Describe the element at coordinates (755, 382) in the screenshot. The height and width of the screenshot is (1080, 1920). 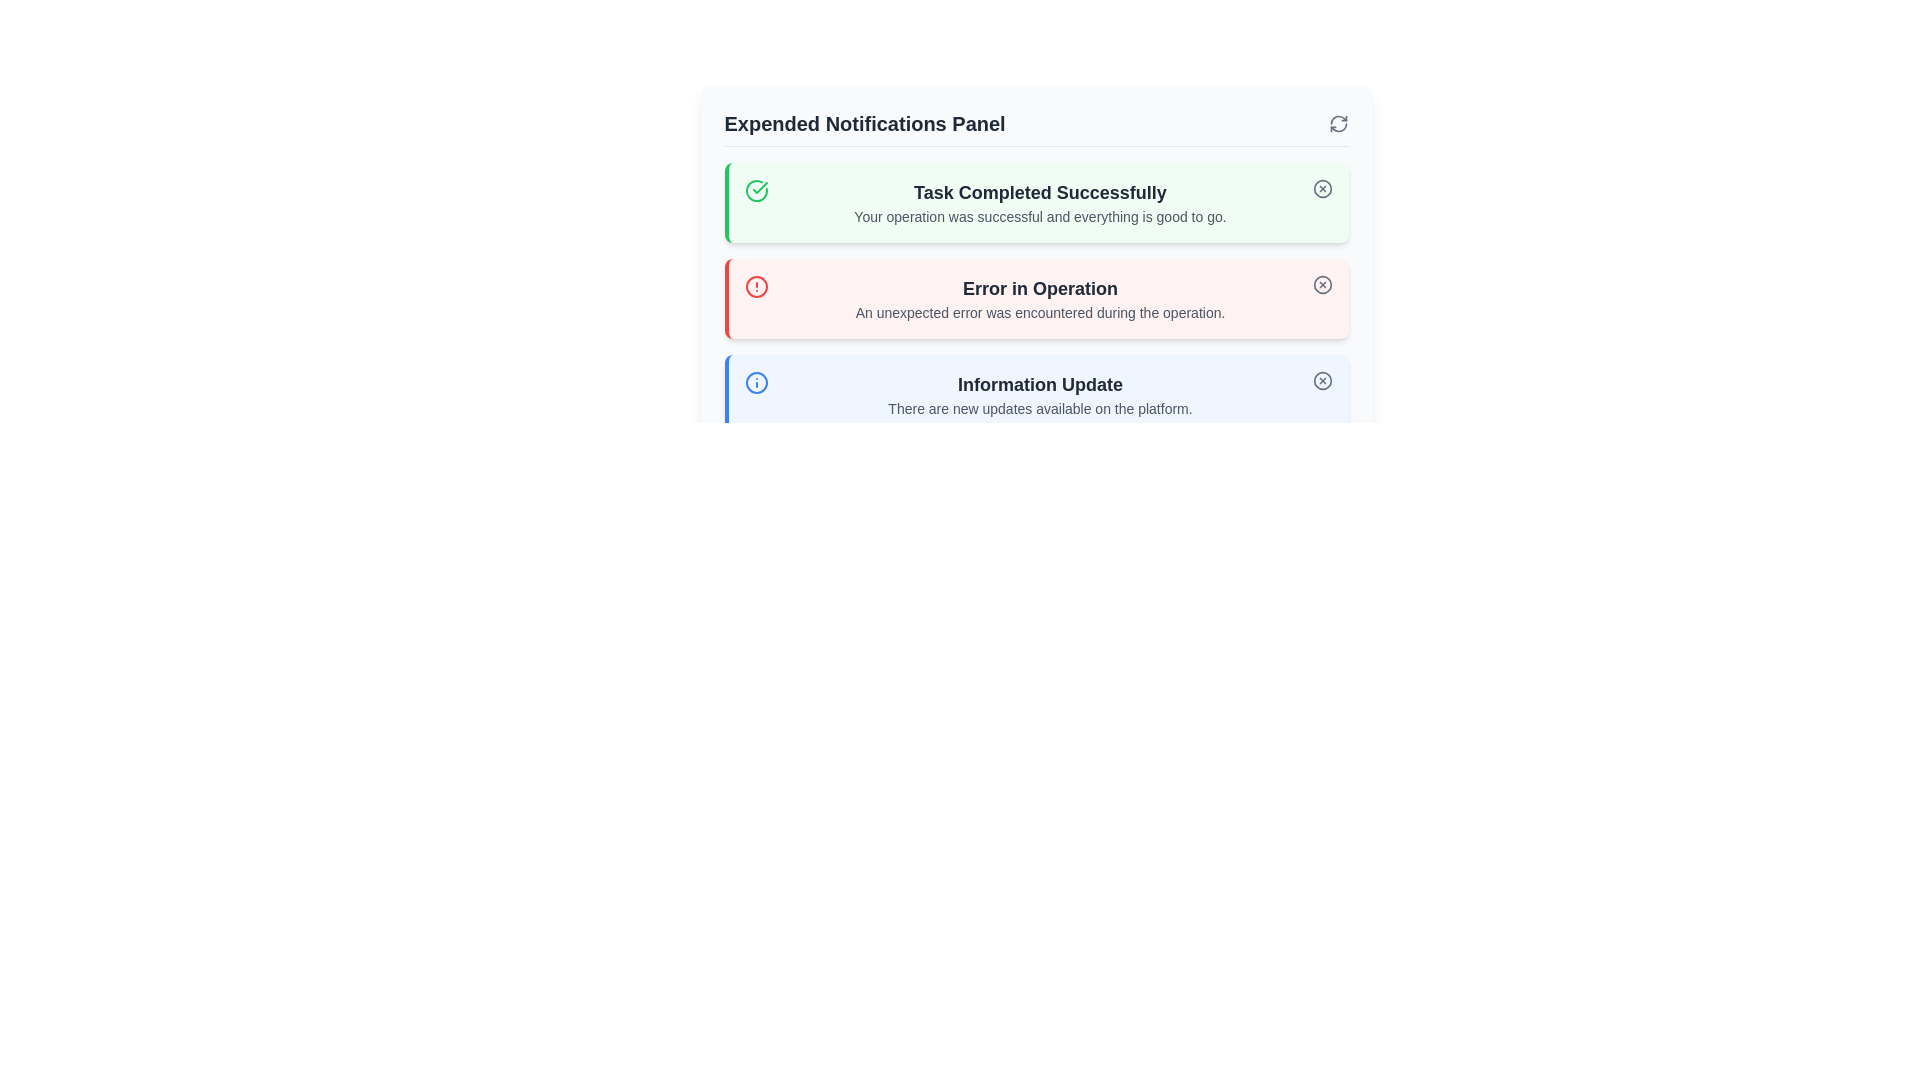
I see `the circular icon with a blue outline resembling an 'info' symbol, located at the leftmost side of the 'Information Update' notification row` at that location.